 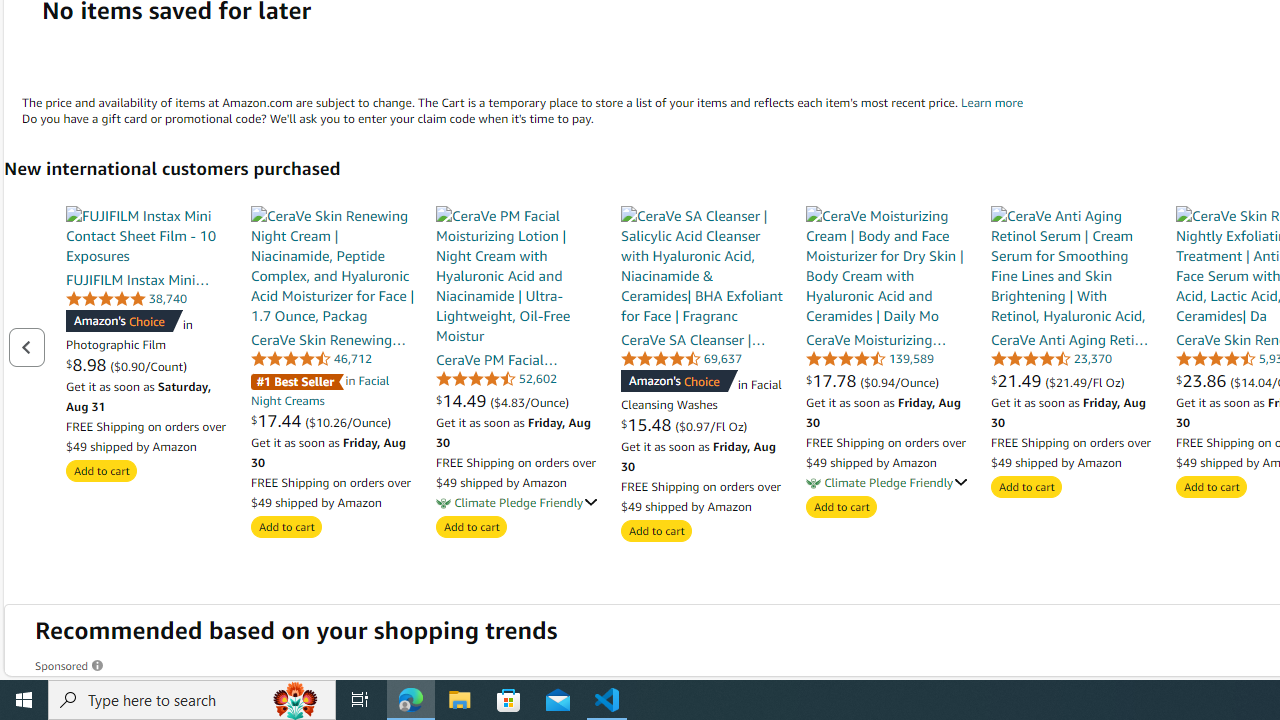 What do you see at coordinates (147, 234) in the screenshot?
I see `'FUJIFILM Instax Mini Contact Sheet Film - 10 Exposures'` at bounding box center [147, 234].